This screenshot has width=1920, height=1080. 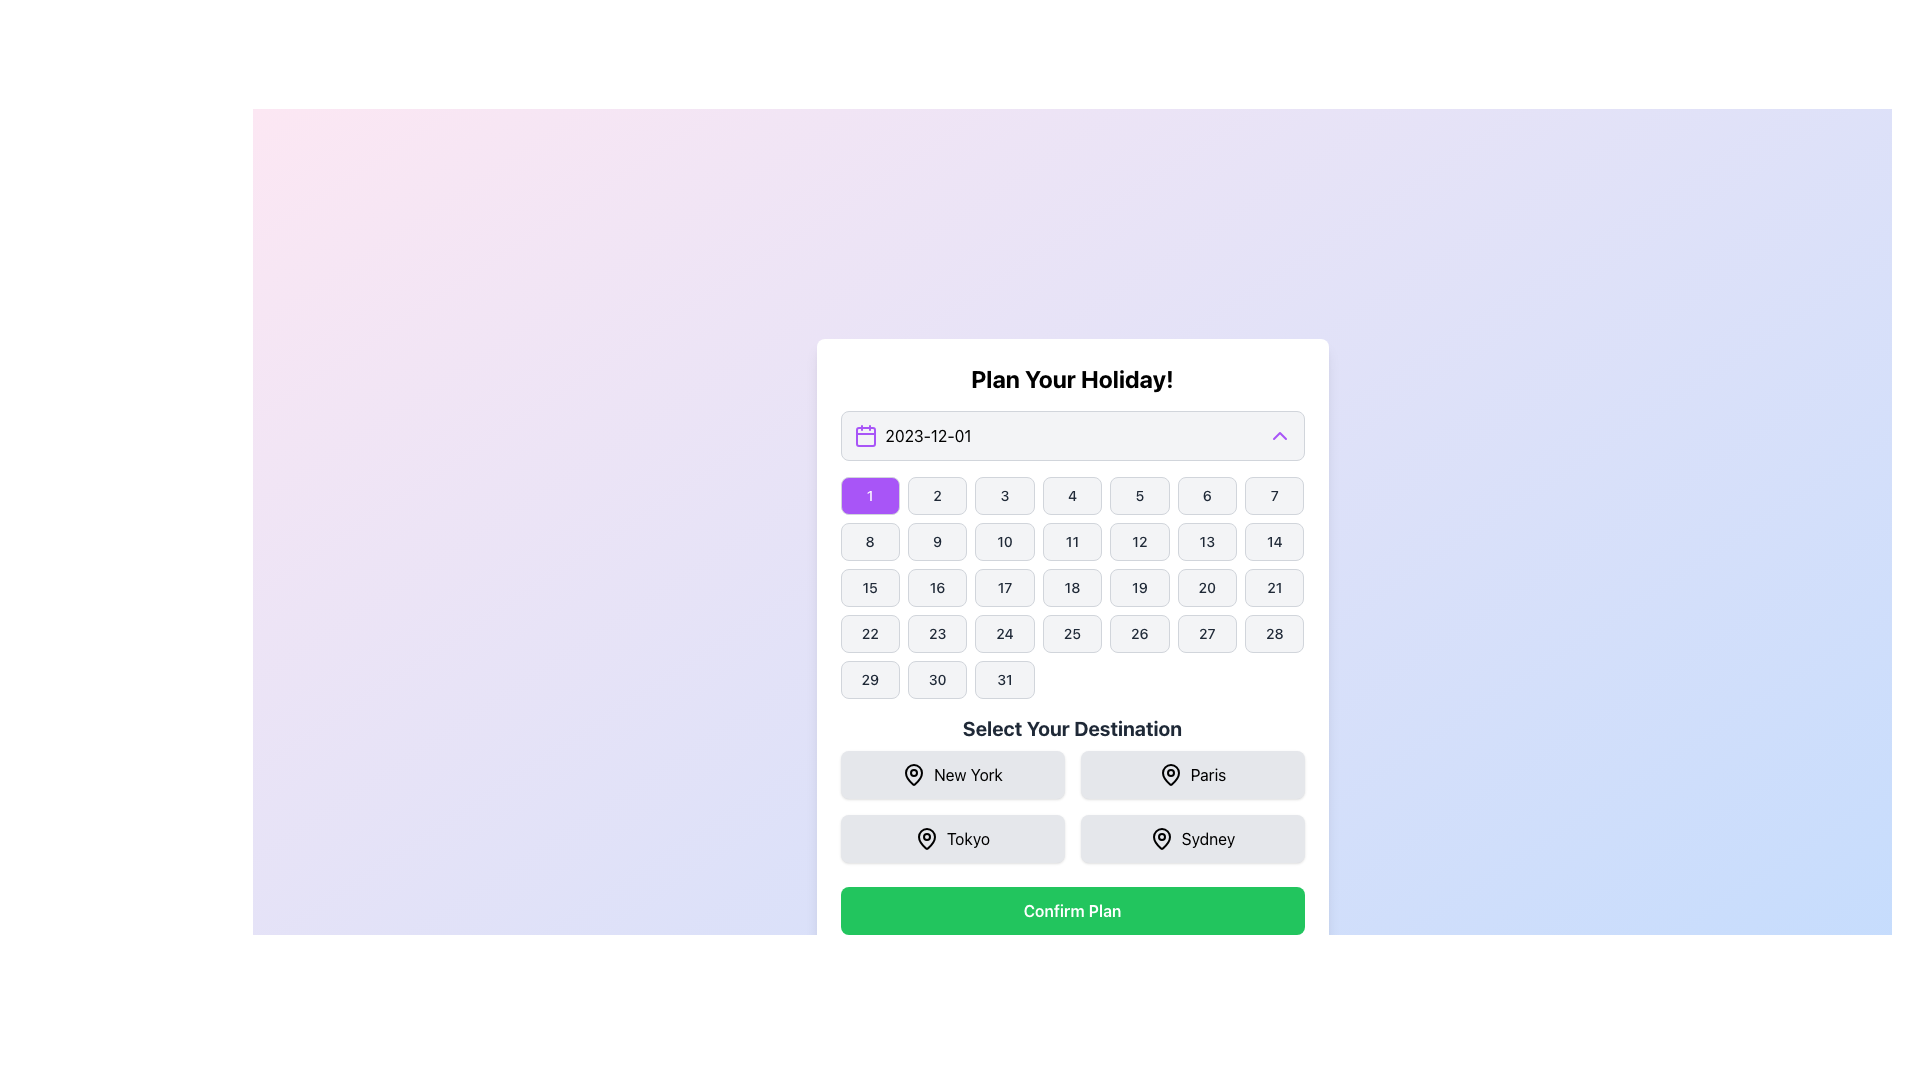 What do you see at coordinates (1071, 586) in the screenshot?
I see `the button labeled '18' in the calendar grid` at bounding box center [1071, 586].